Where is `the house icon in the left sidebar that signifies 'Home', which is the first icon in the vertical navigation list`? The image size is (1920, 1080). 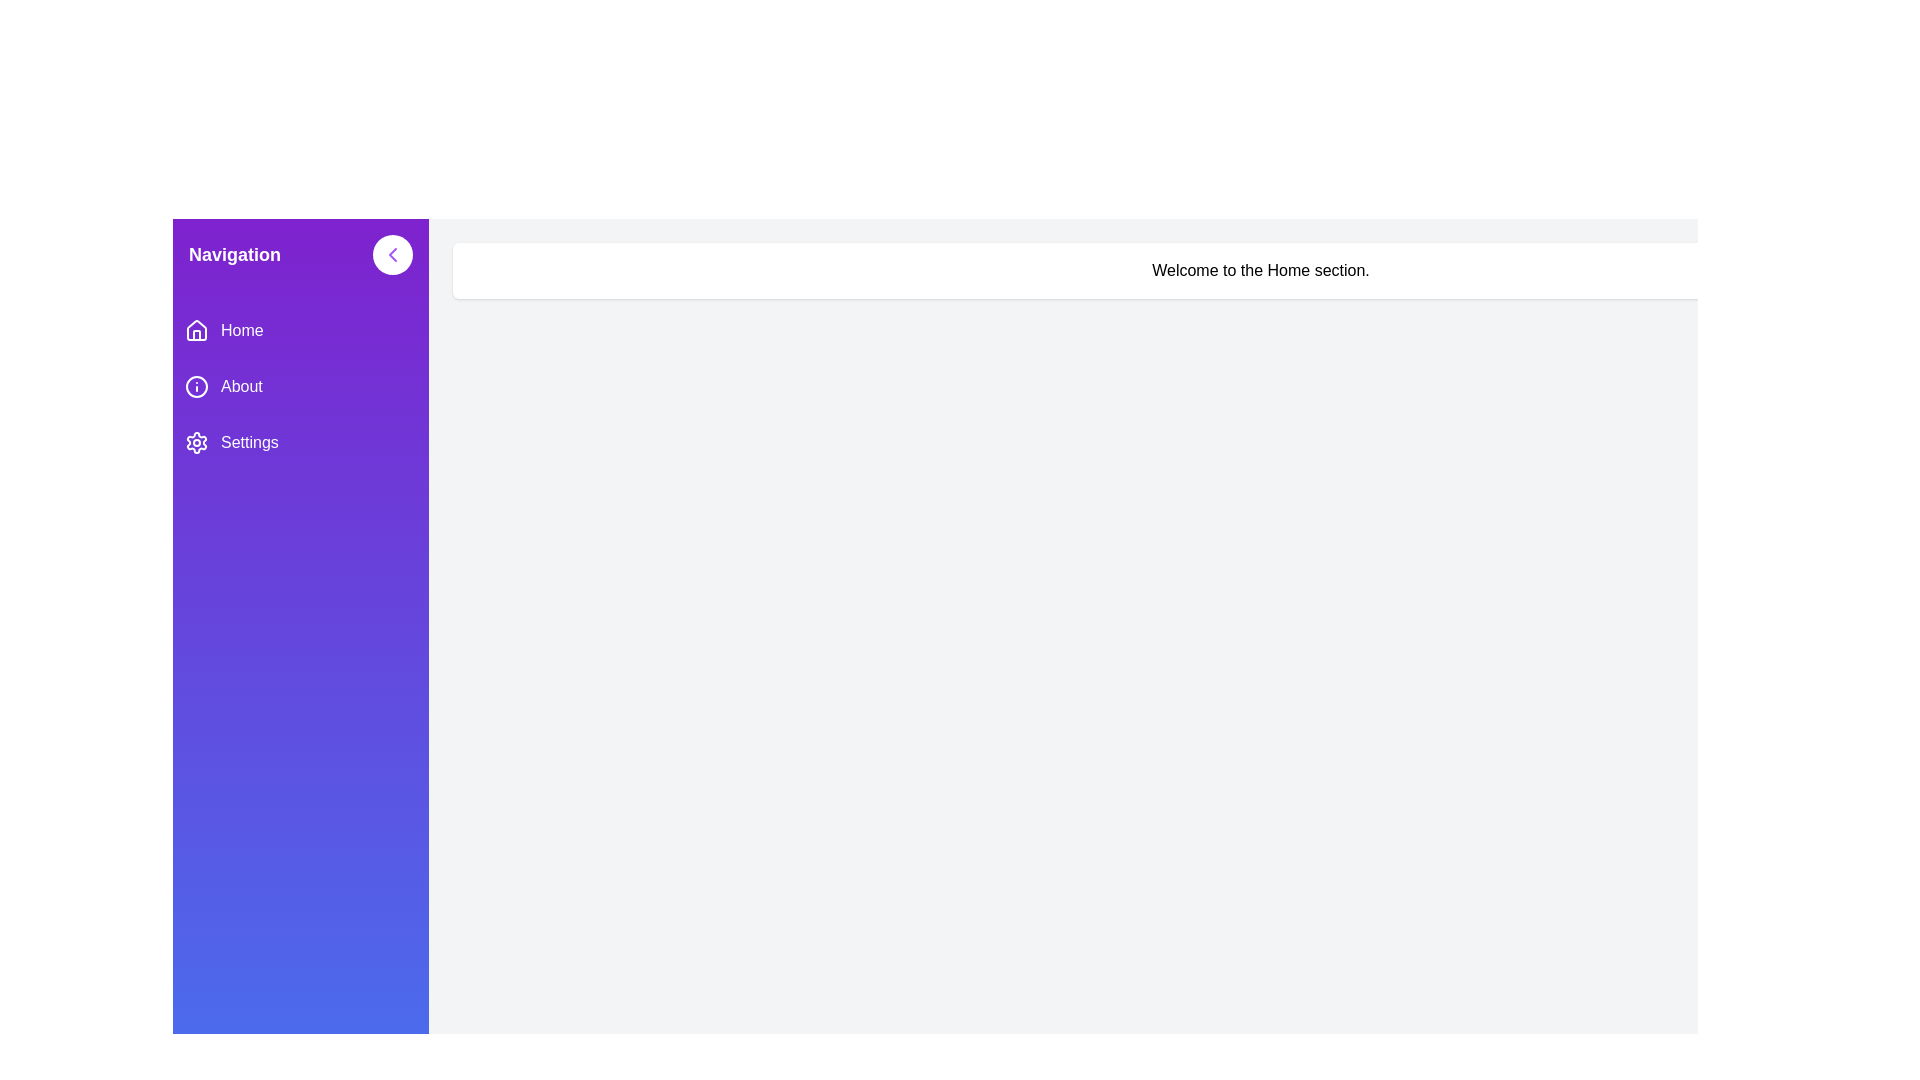 the house icon in the left sidebar that signifies 'Home', which is the first icon in the vertical navigation list is located at coordinates (196, 329).